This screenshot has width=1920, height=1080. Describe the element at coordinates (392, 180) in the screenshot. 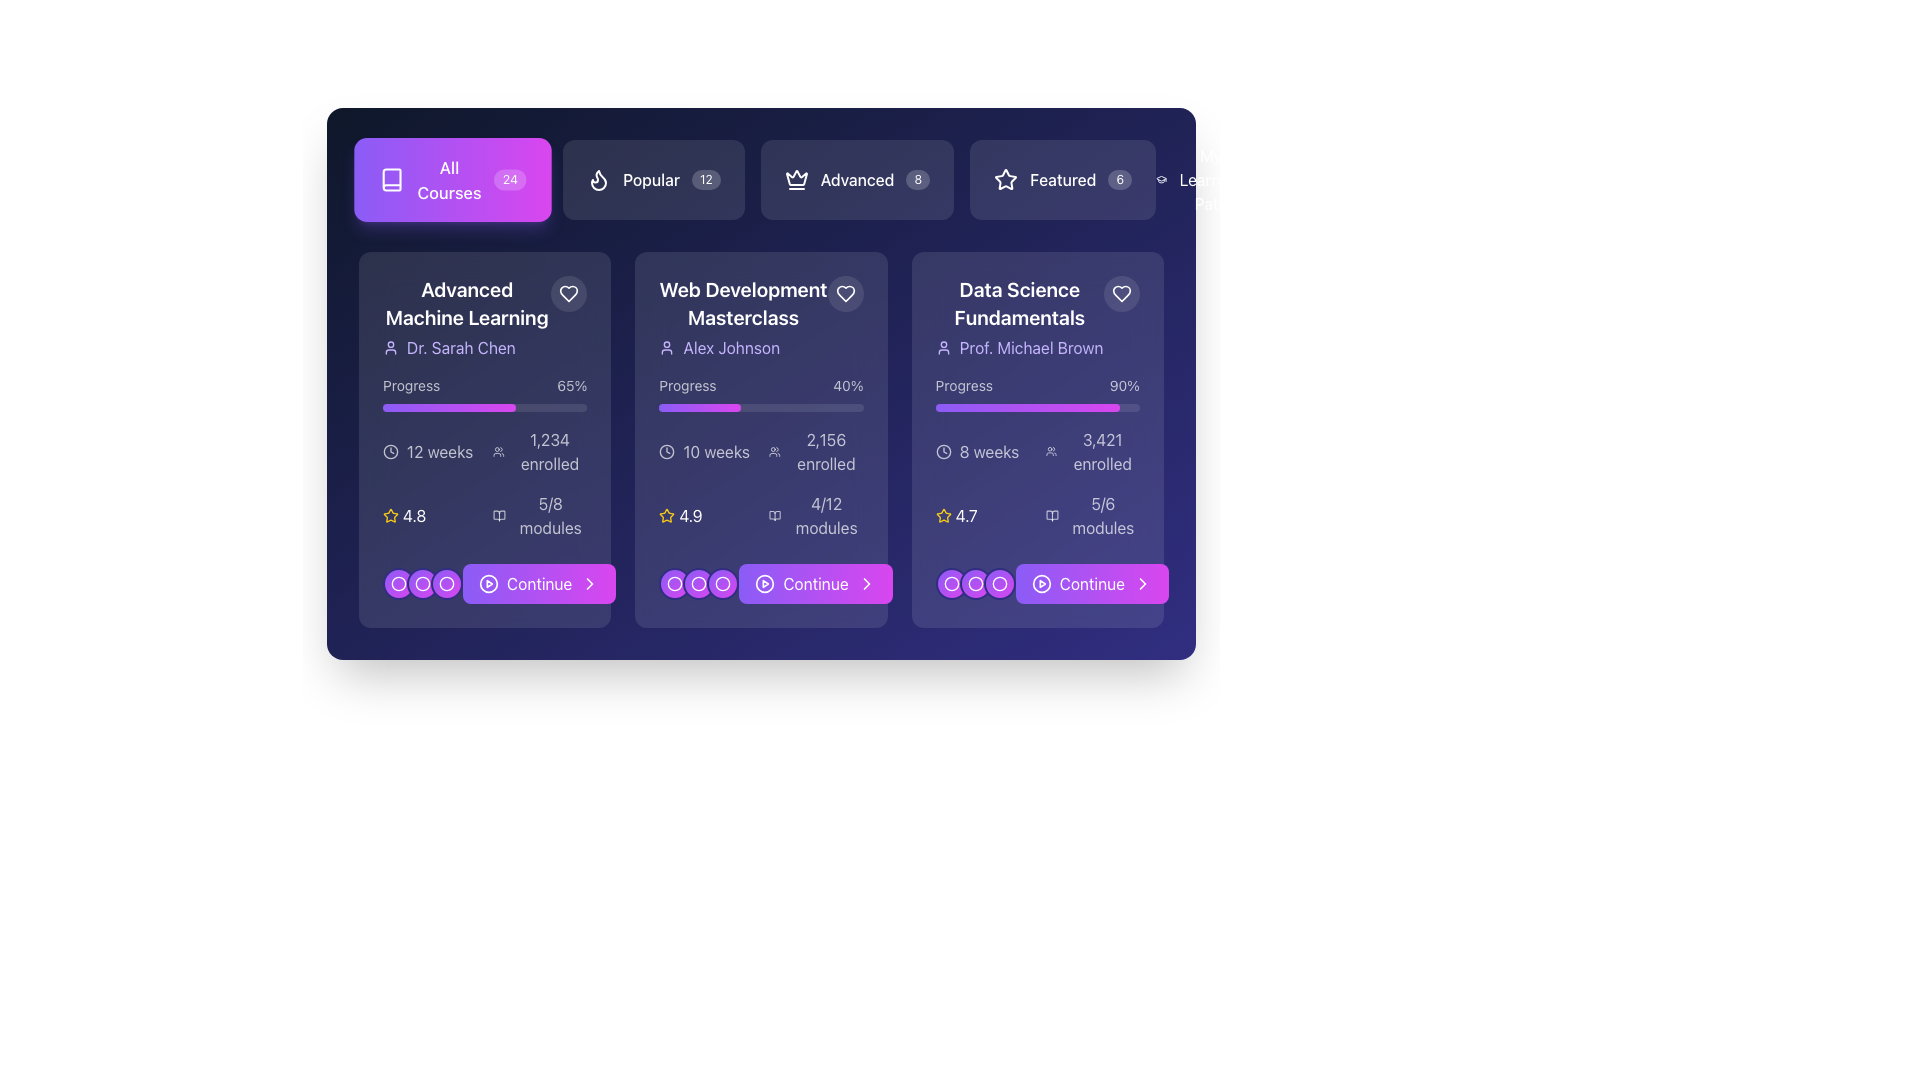

I see `the 'All Courses' icon located in the top-left section of the interface within the navigation header, which visually represents the catalog of available courses` at that location.